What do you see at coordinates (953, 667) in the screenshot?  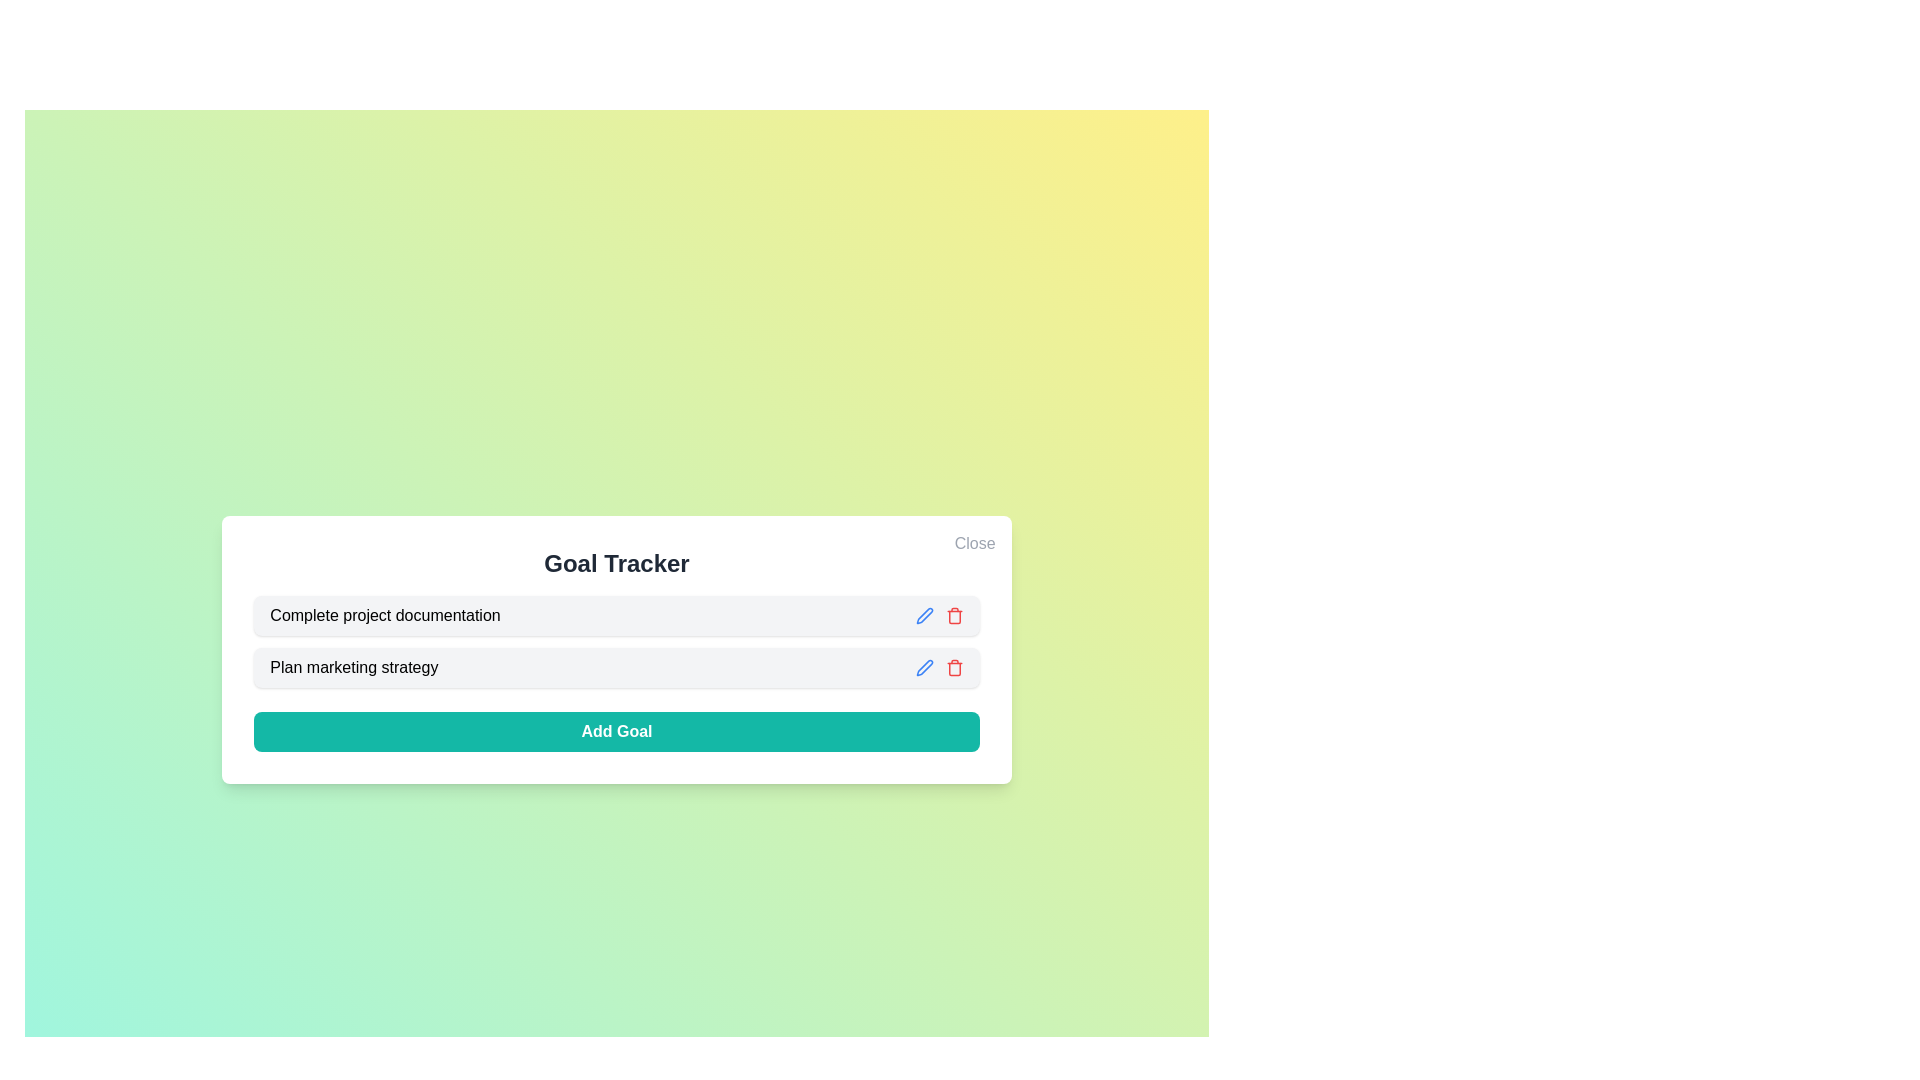 I see `the delete icon for the goal Plan marketing strategy` at bounding box center [953, 667].